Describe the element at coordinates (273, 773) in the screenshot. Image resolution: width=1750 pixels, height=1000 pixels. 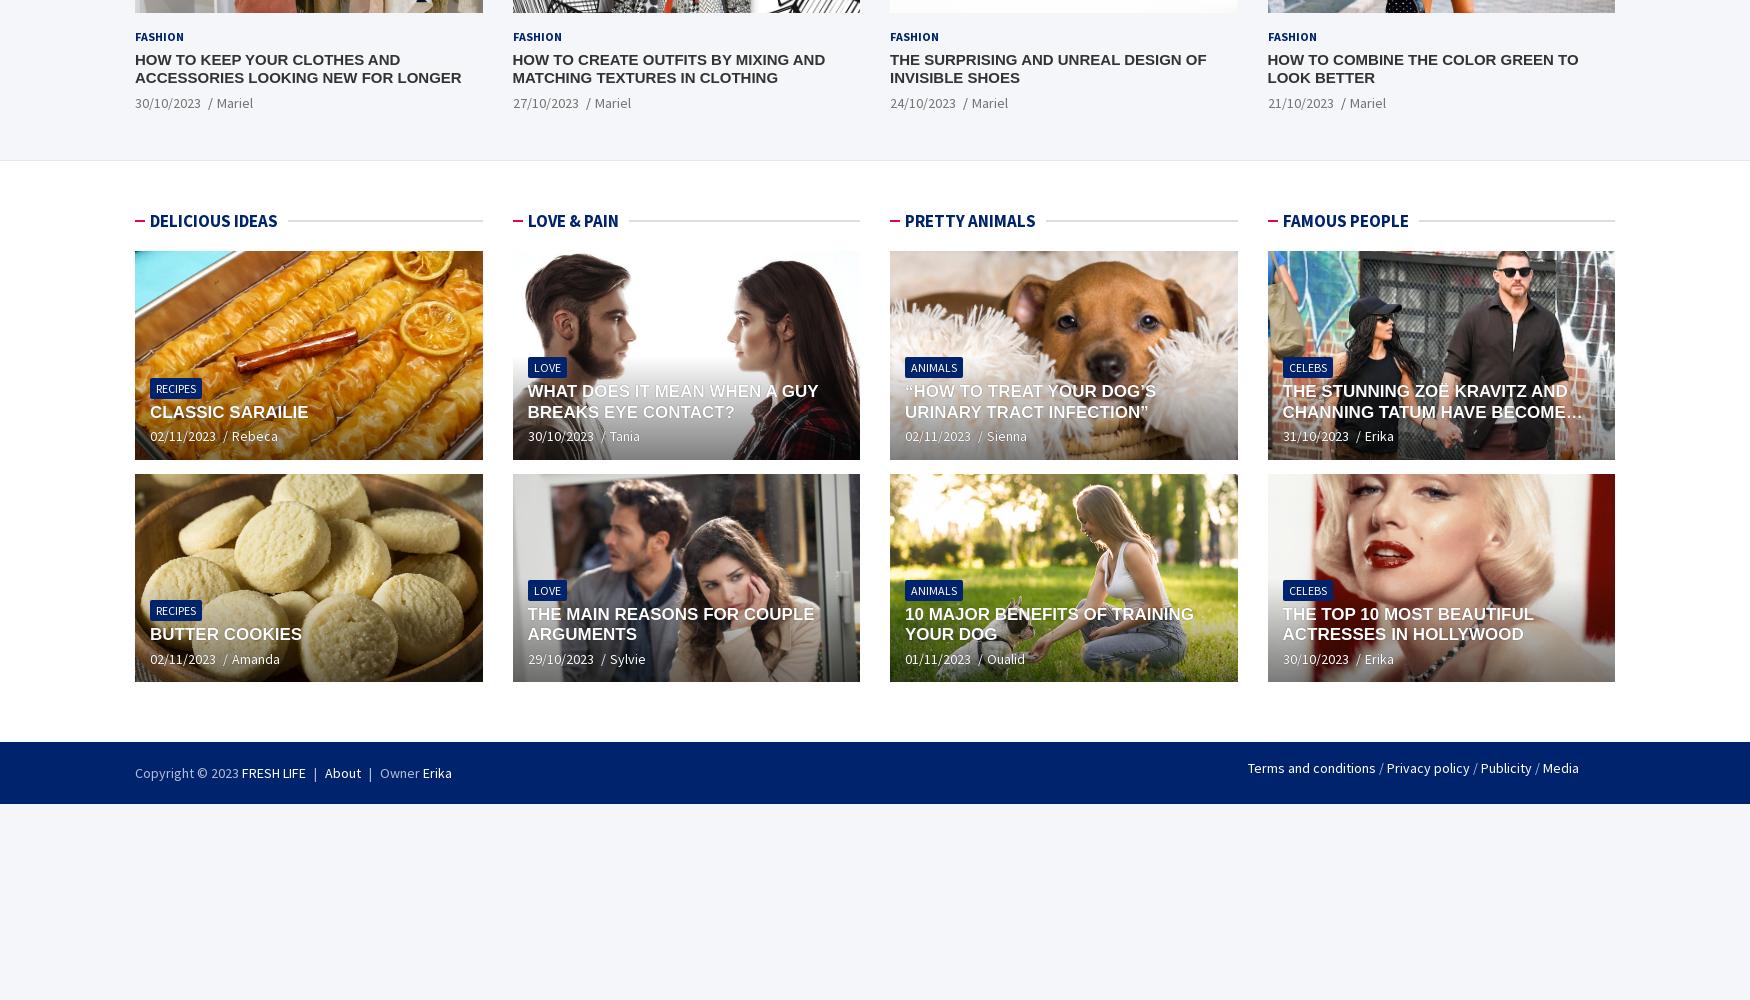
I see `'FRESH LIFE'` at that location.